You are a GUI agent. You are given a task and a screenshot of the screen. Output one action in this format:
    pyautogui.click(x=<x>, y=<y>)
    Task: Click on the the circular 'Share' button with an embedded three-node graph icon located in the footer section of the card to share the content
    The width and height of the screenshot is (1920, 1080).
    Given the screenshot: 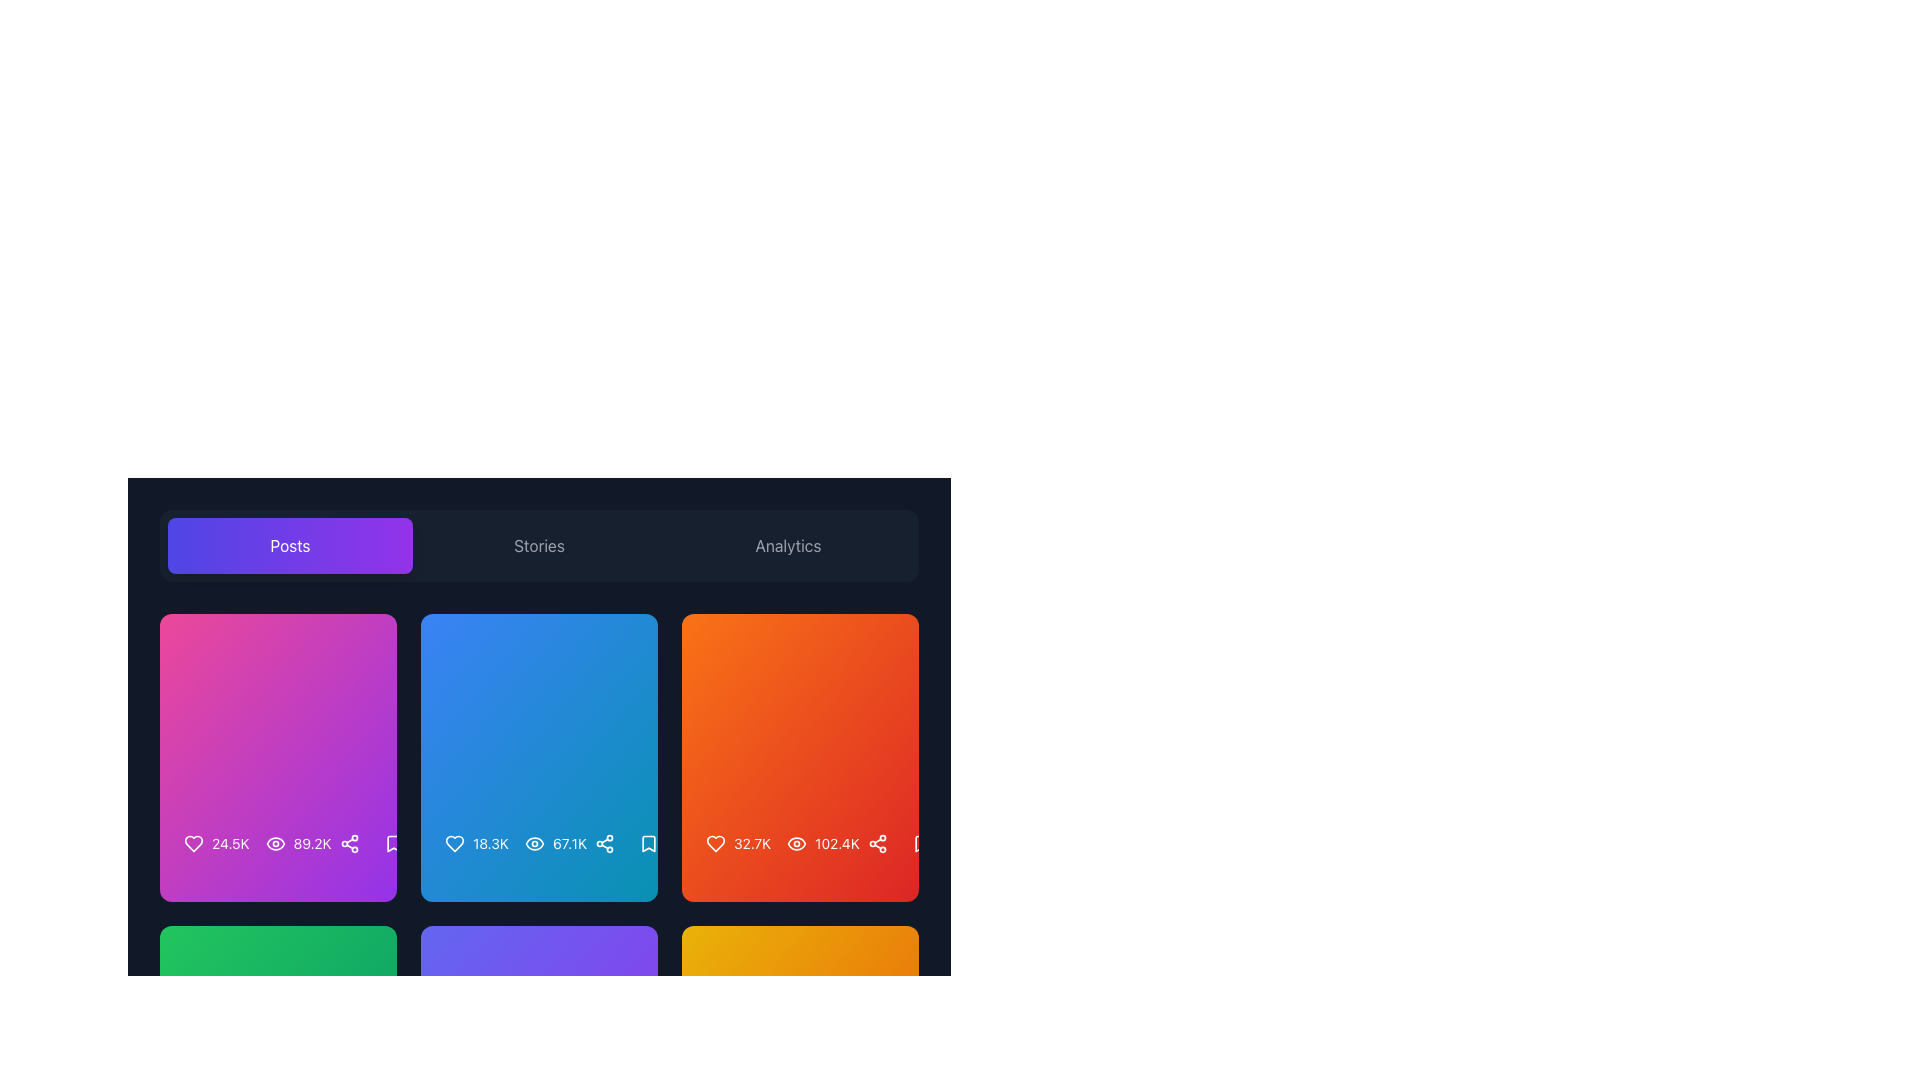 What is the action you would take?
    pyautogui.click(x=349, y=844)
    